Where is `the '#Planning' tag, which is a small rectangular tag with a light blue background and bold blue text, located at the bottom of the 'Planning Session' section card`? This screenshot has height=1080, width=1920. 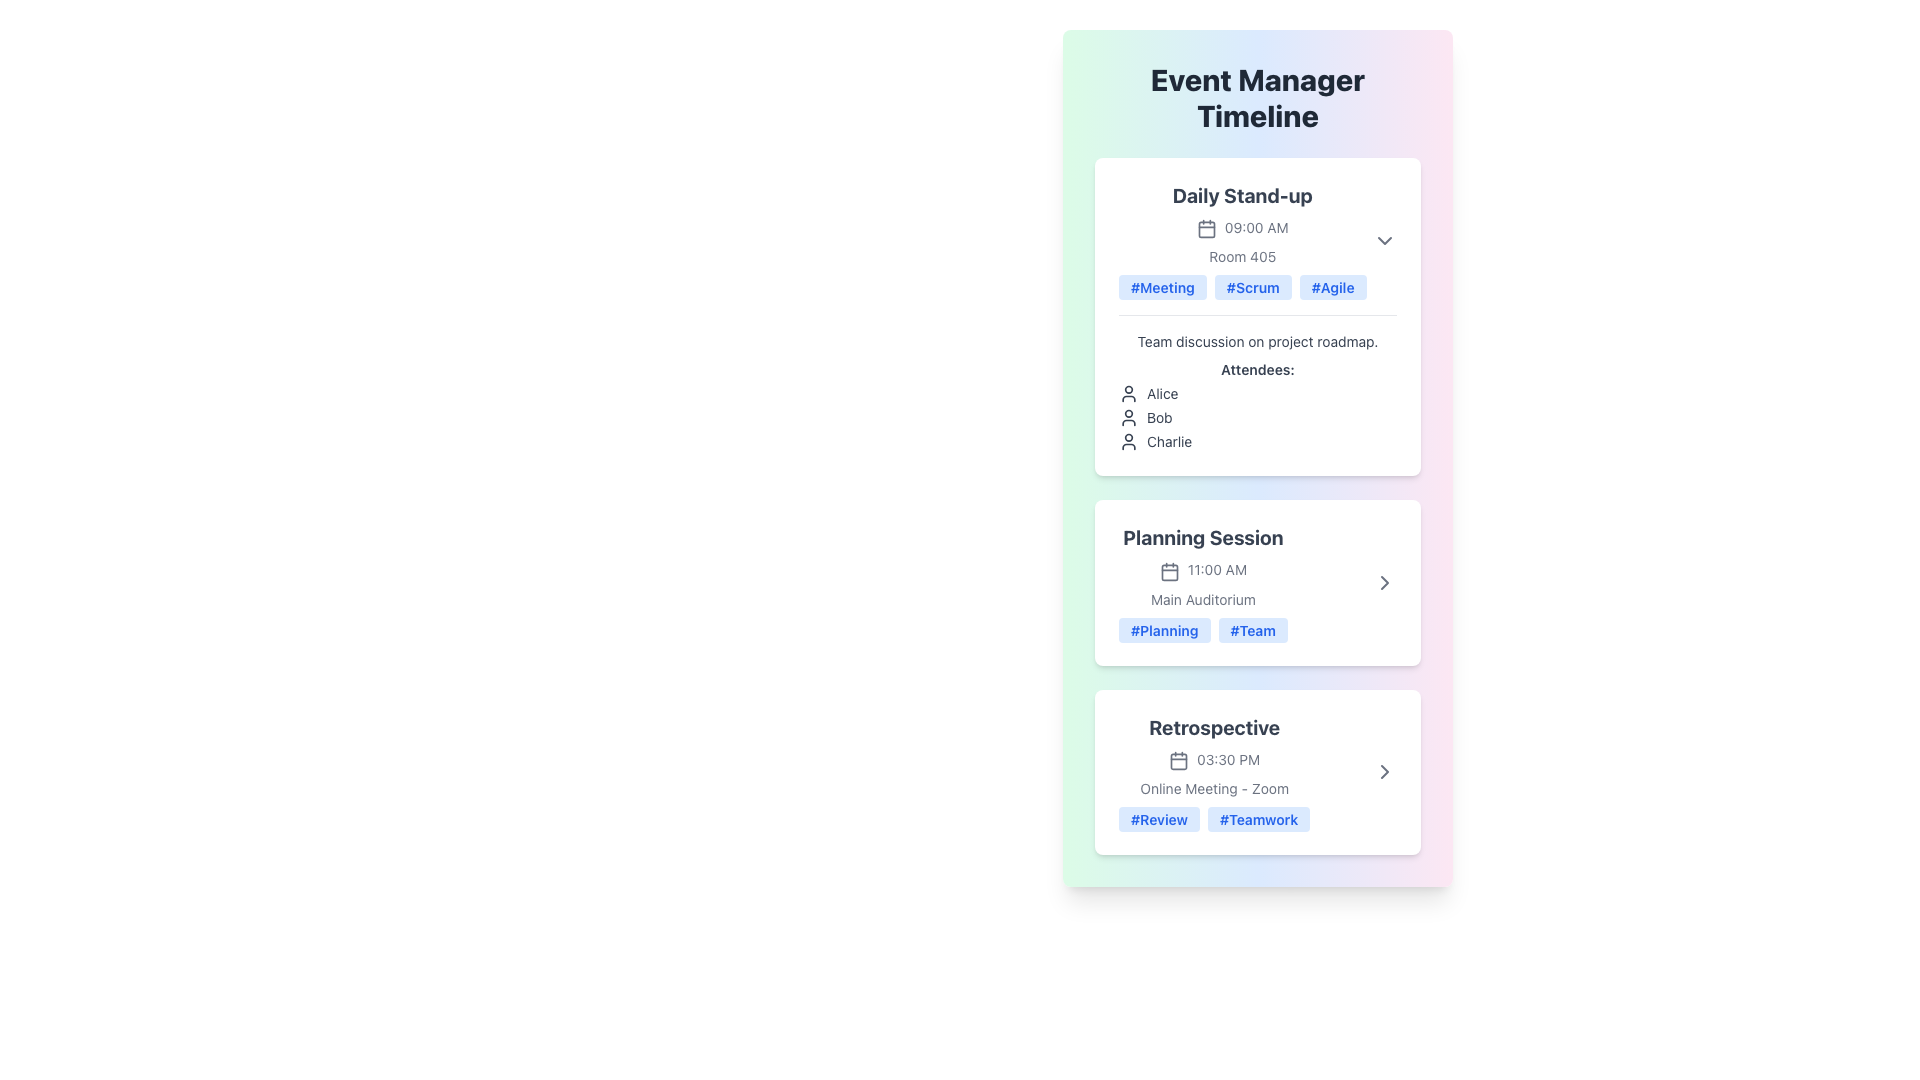 the '#Planning' tag, which is a small rectangular tag with a light blue background and bold blue text, located at the bottom of the 'Planning Session' section card is located at coordinates (1164, 630).